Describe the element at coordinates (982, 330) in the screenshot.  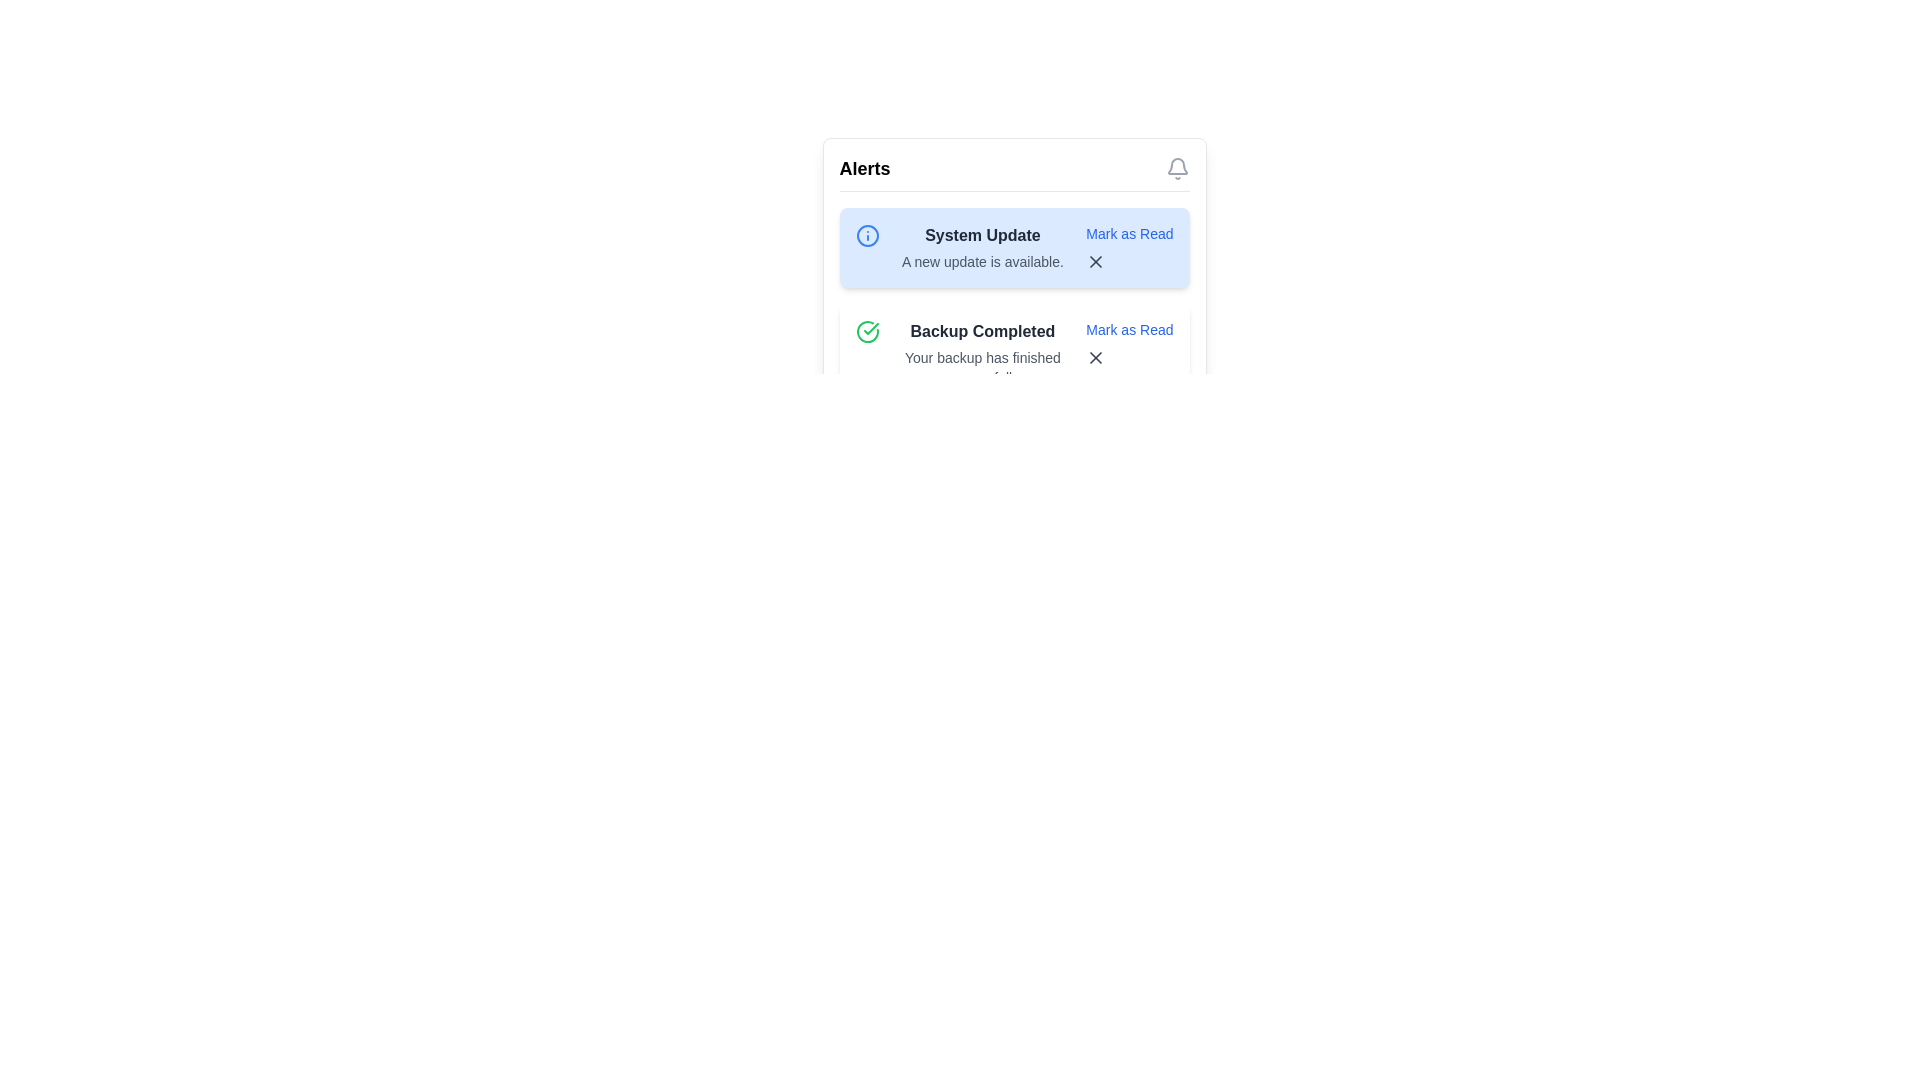
I see `the bold text label reading 'Backup Completed' located in the second notification card of the 'Alerts' panel` at that location.